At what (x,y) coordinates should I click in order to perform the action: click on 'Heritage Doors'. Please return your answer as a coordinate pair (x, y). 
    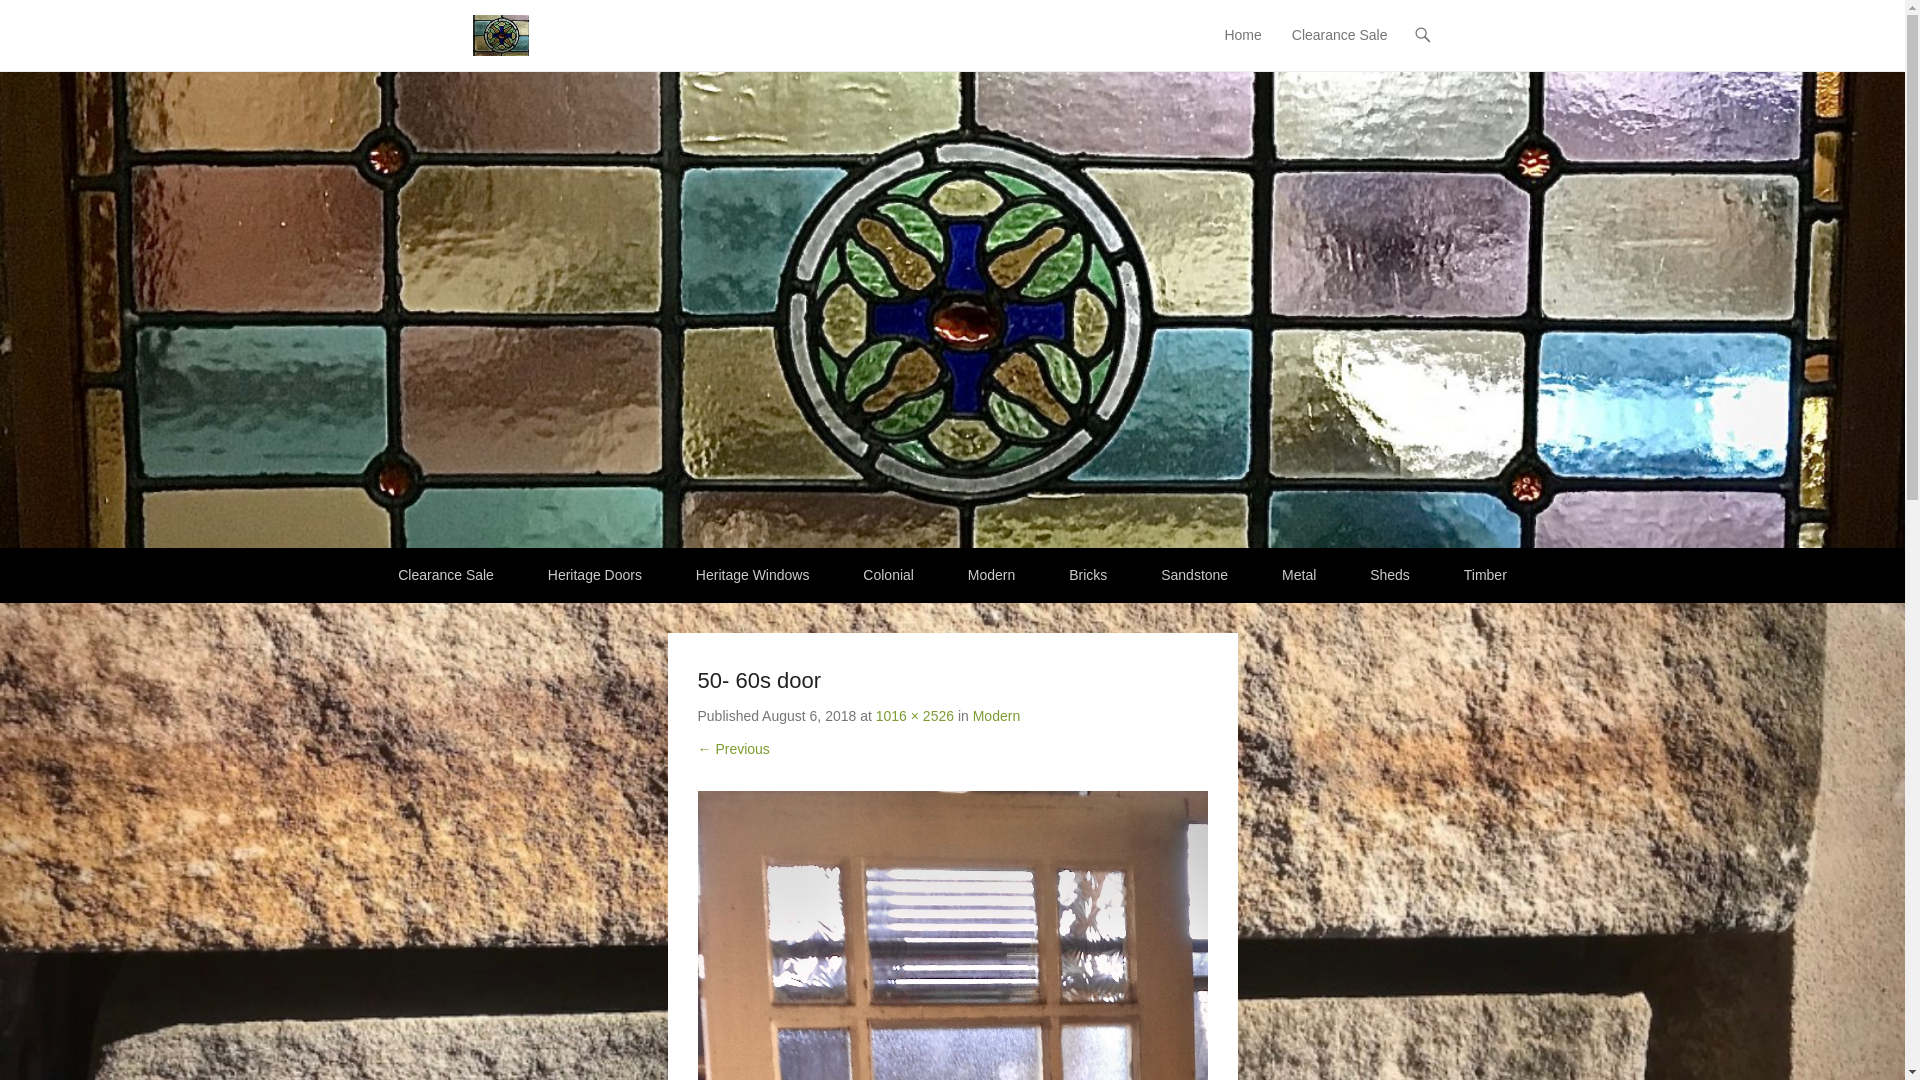
    Looking at the image, I should click on (523, 575).